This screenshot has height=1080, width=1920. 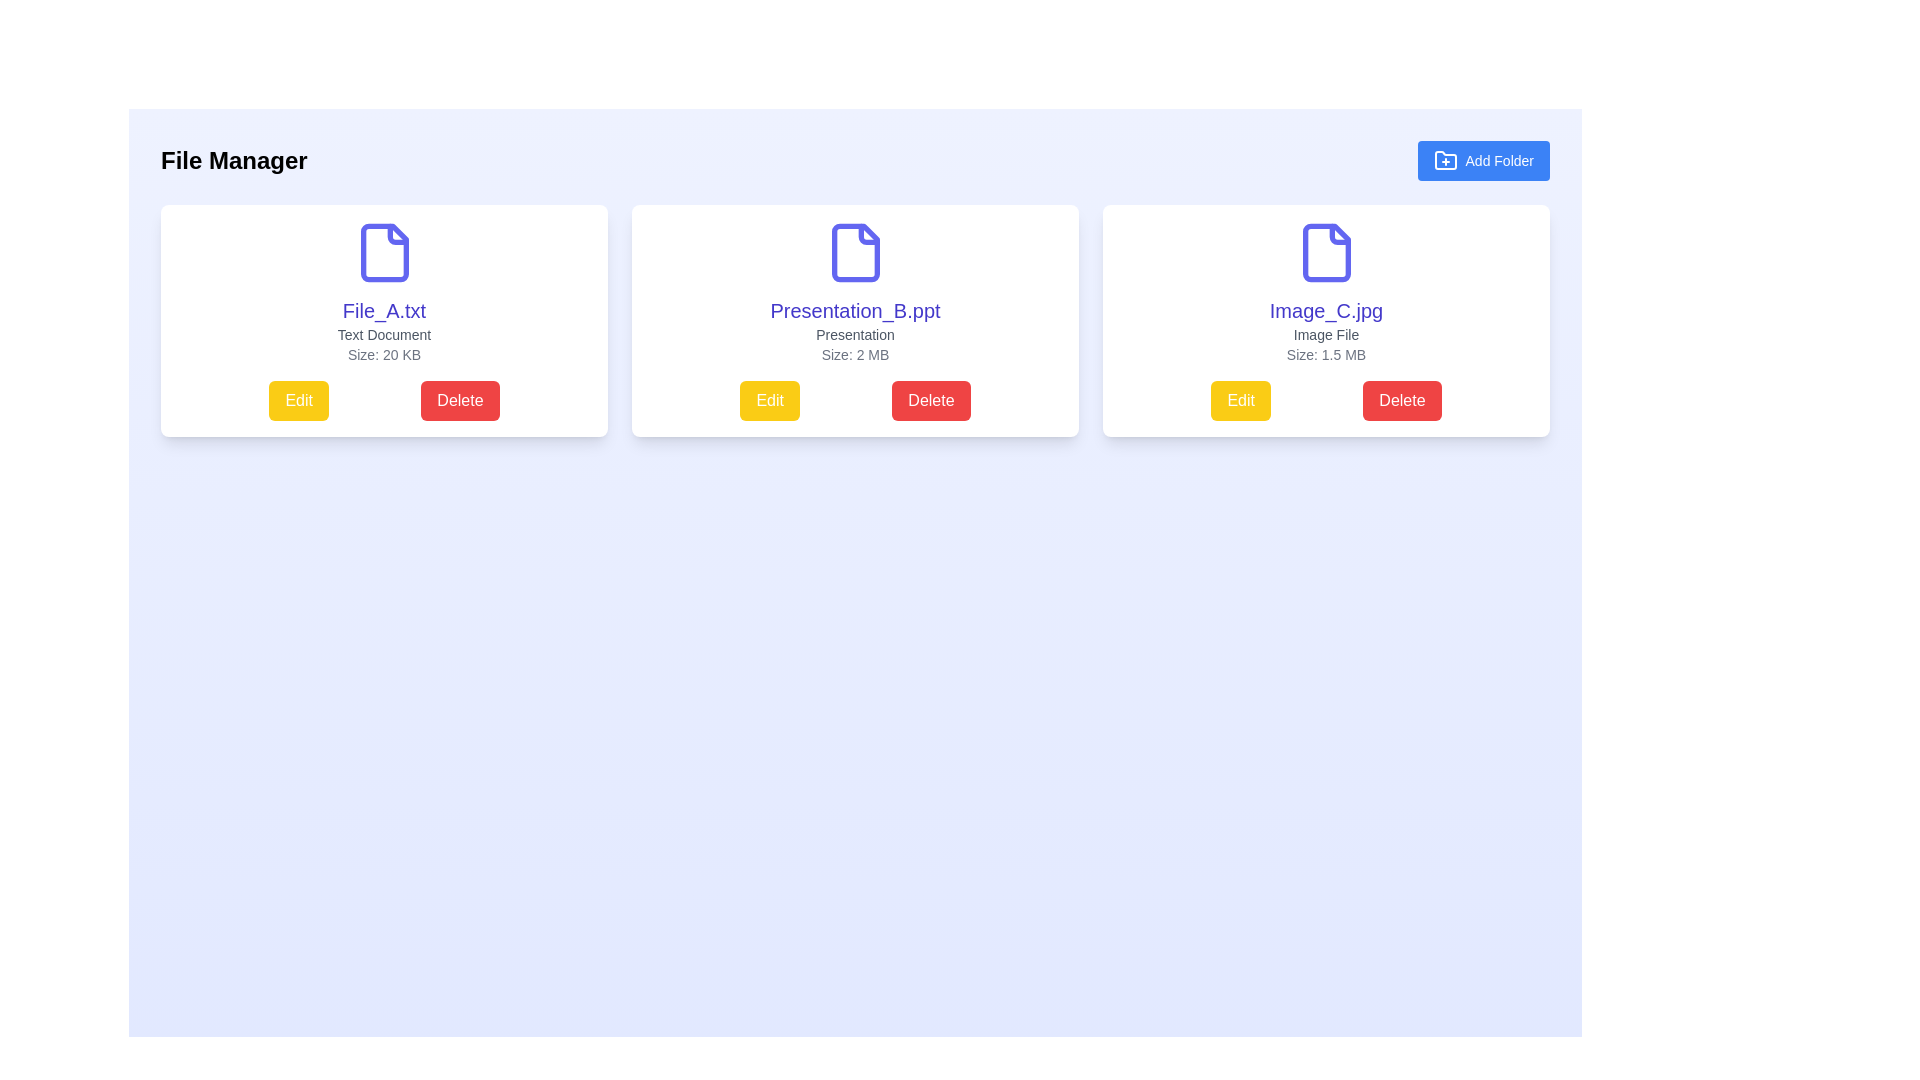 What do you see at coordinates (384, 252) in the screenshot?
I see `the file icon representing 'File_A.txt' located in the top section of the first file card` at bounding box center [384, 252].